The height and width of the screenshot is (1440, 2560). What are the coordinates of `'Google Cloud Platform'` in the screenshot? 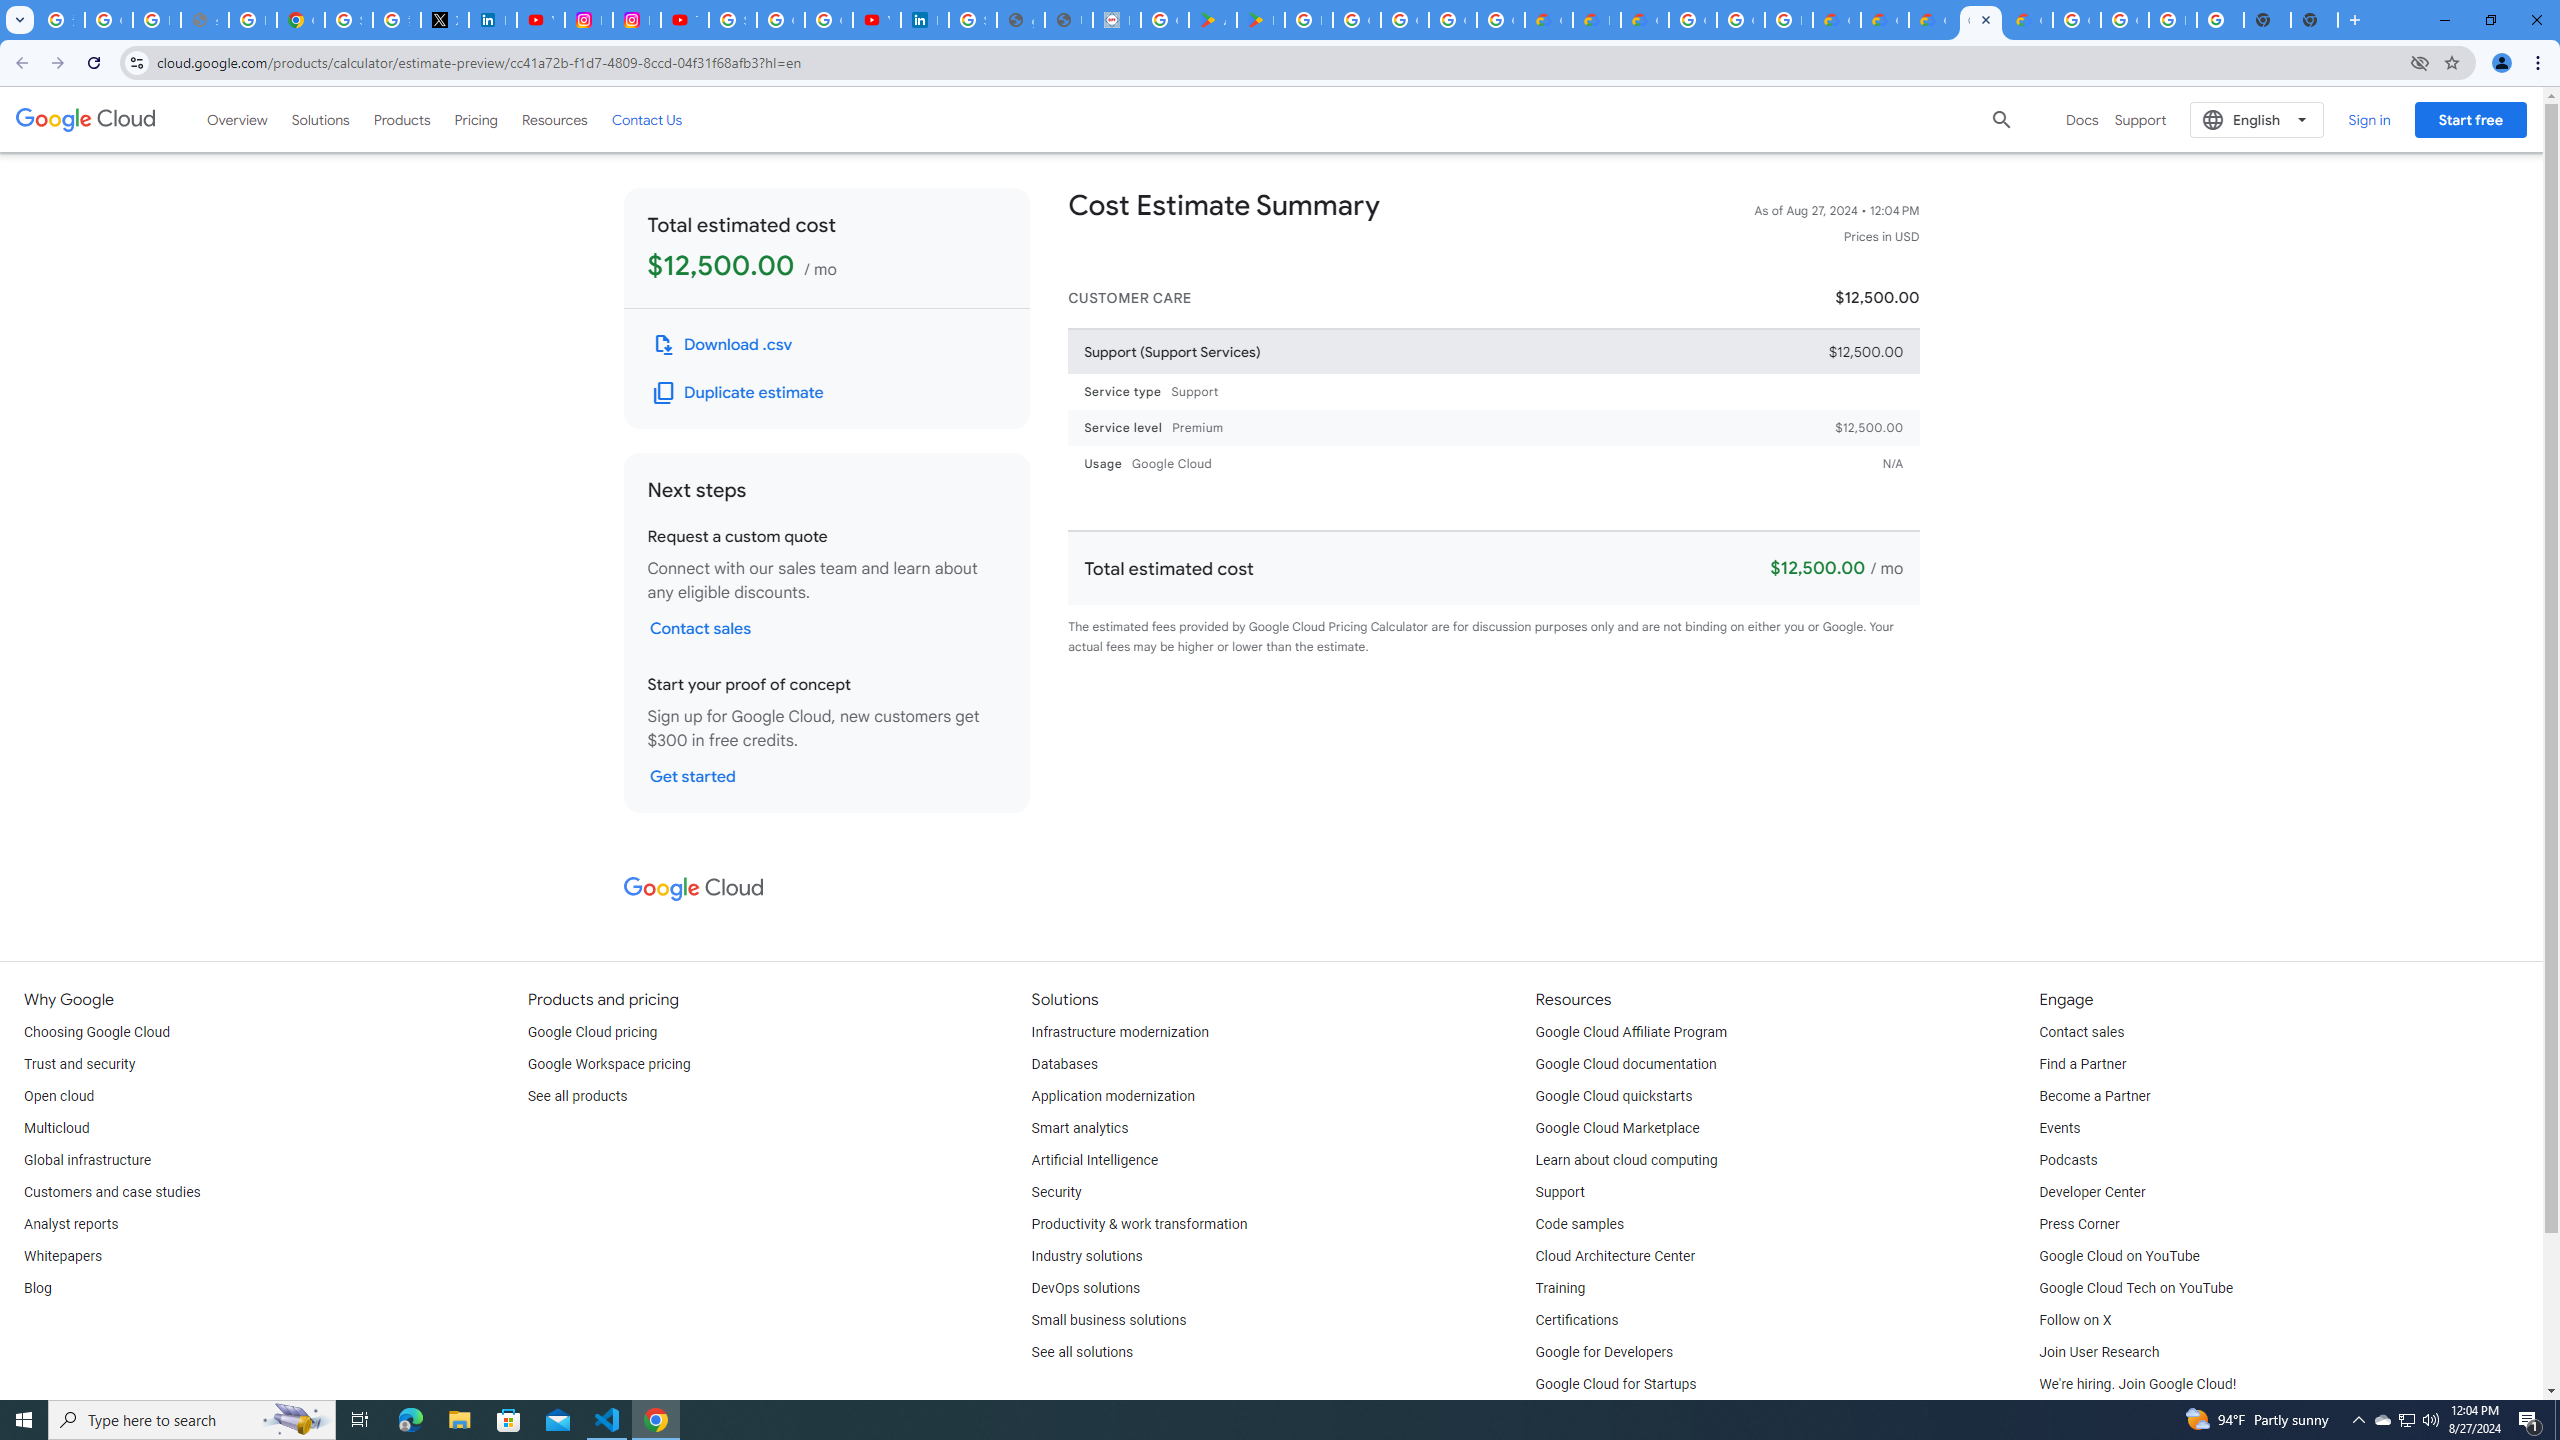 It's located at (1740, 19).